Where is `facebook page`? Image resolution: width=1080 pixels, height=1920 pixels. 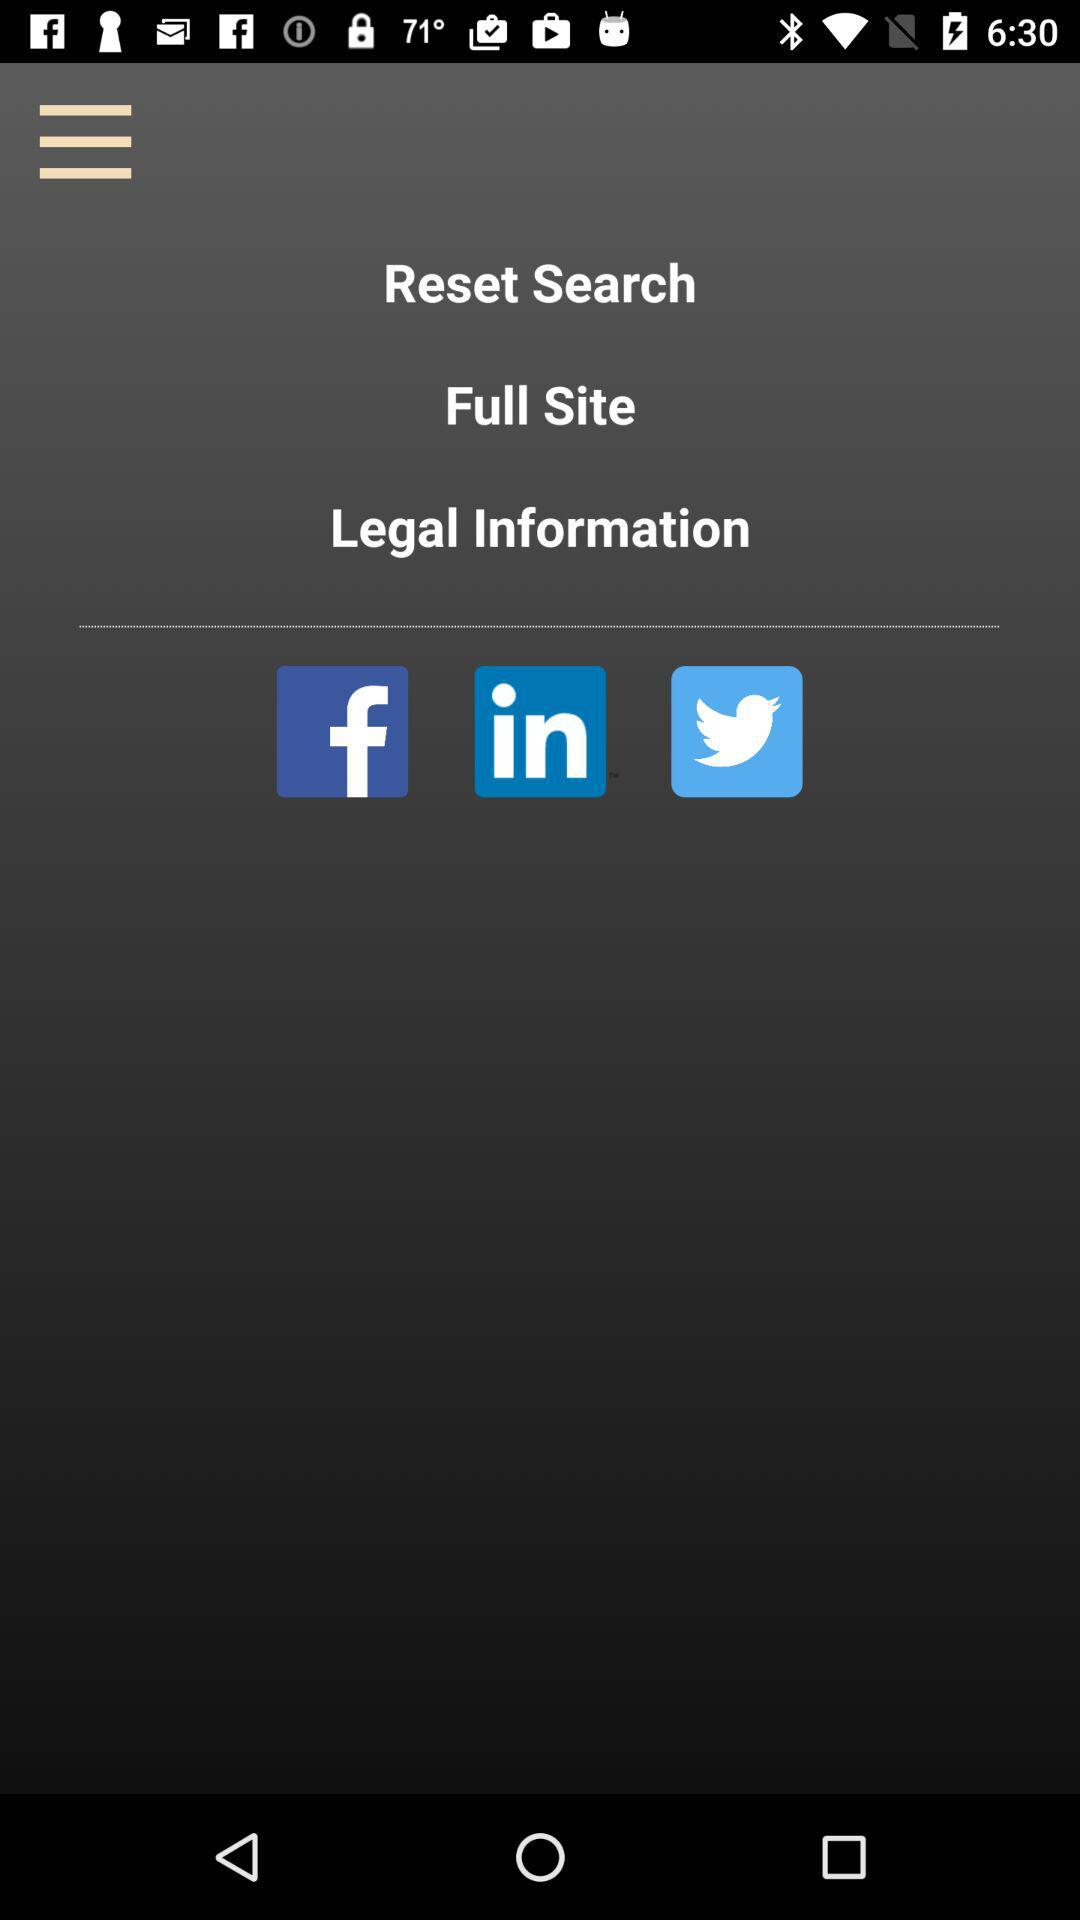 facebook page is located at coordinates (341, 730).